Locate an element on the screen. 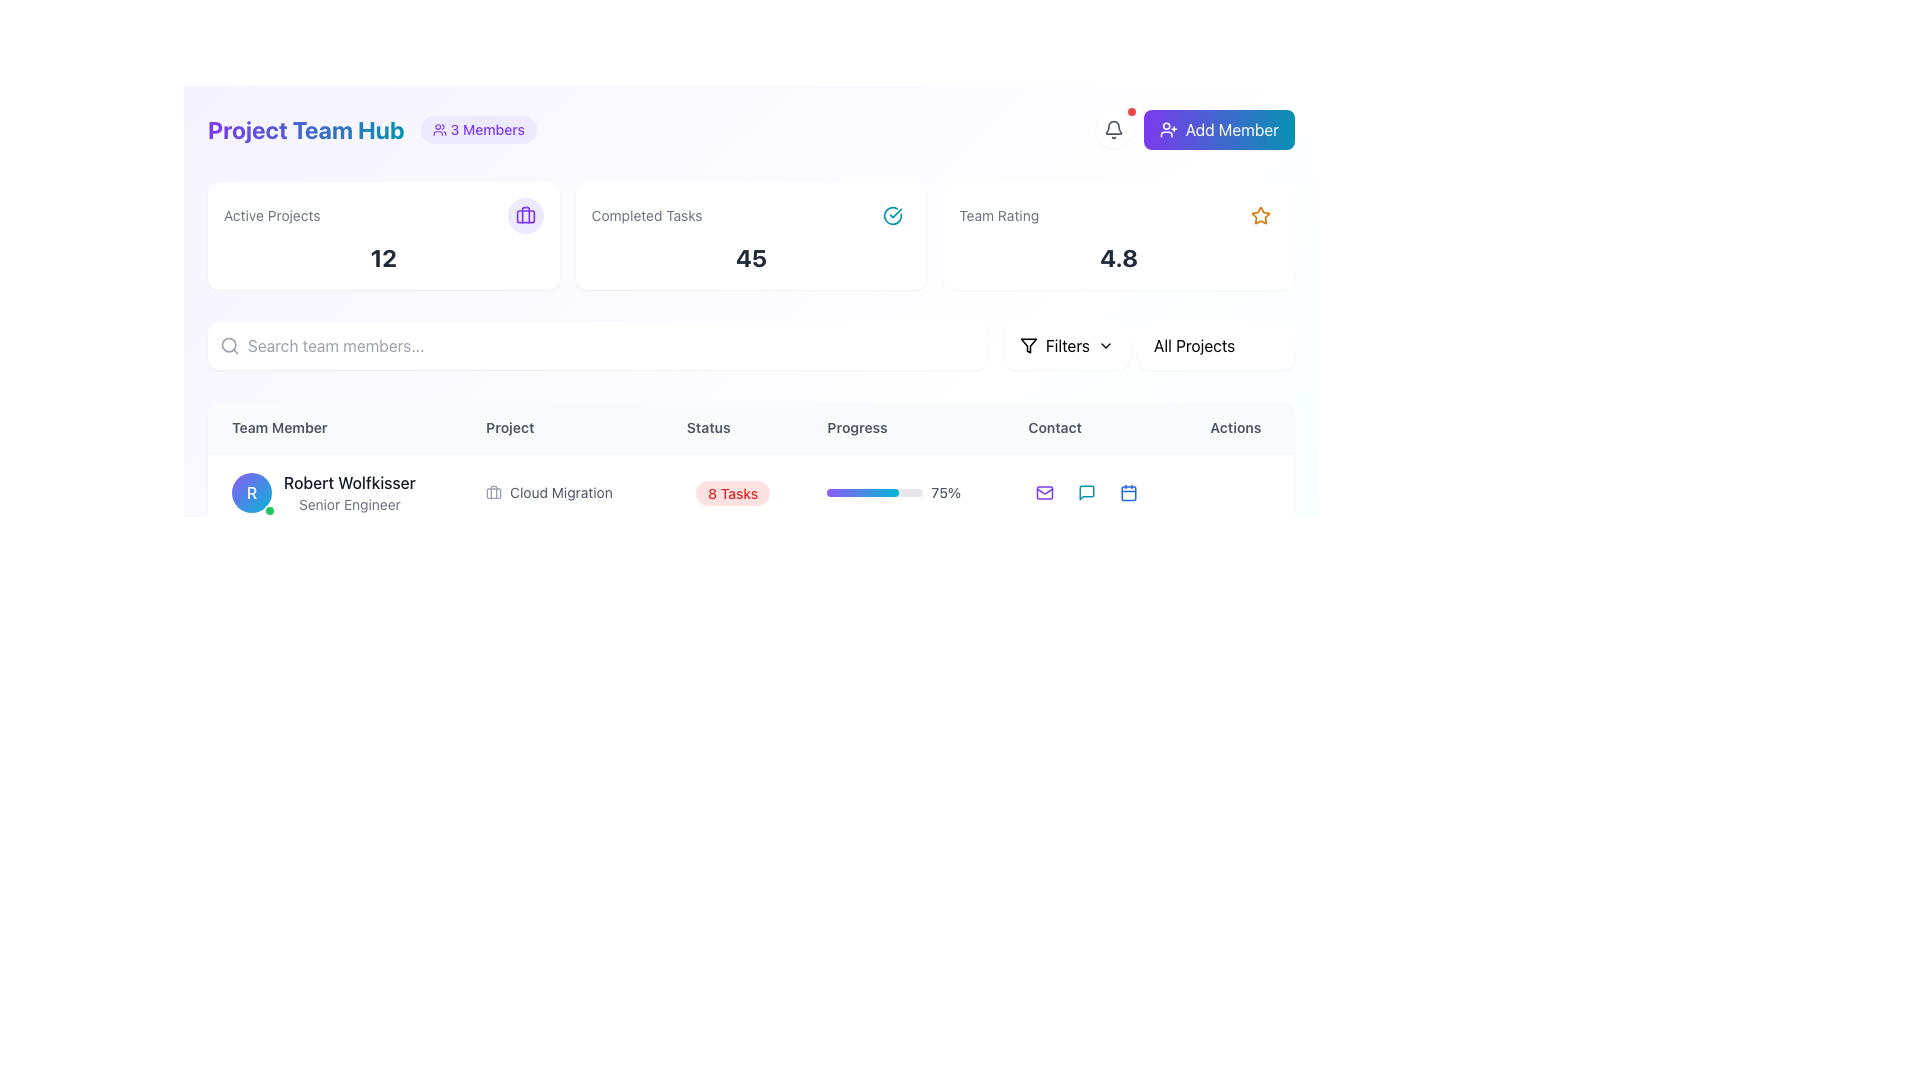  the 'All Projects' button, which is a rectangular button with a white background and dark text, located towards the upper-right side of the interface is located at coordinates (1215, 345).